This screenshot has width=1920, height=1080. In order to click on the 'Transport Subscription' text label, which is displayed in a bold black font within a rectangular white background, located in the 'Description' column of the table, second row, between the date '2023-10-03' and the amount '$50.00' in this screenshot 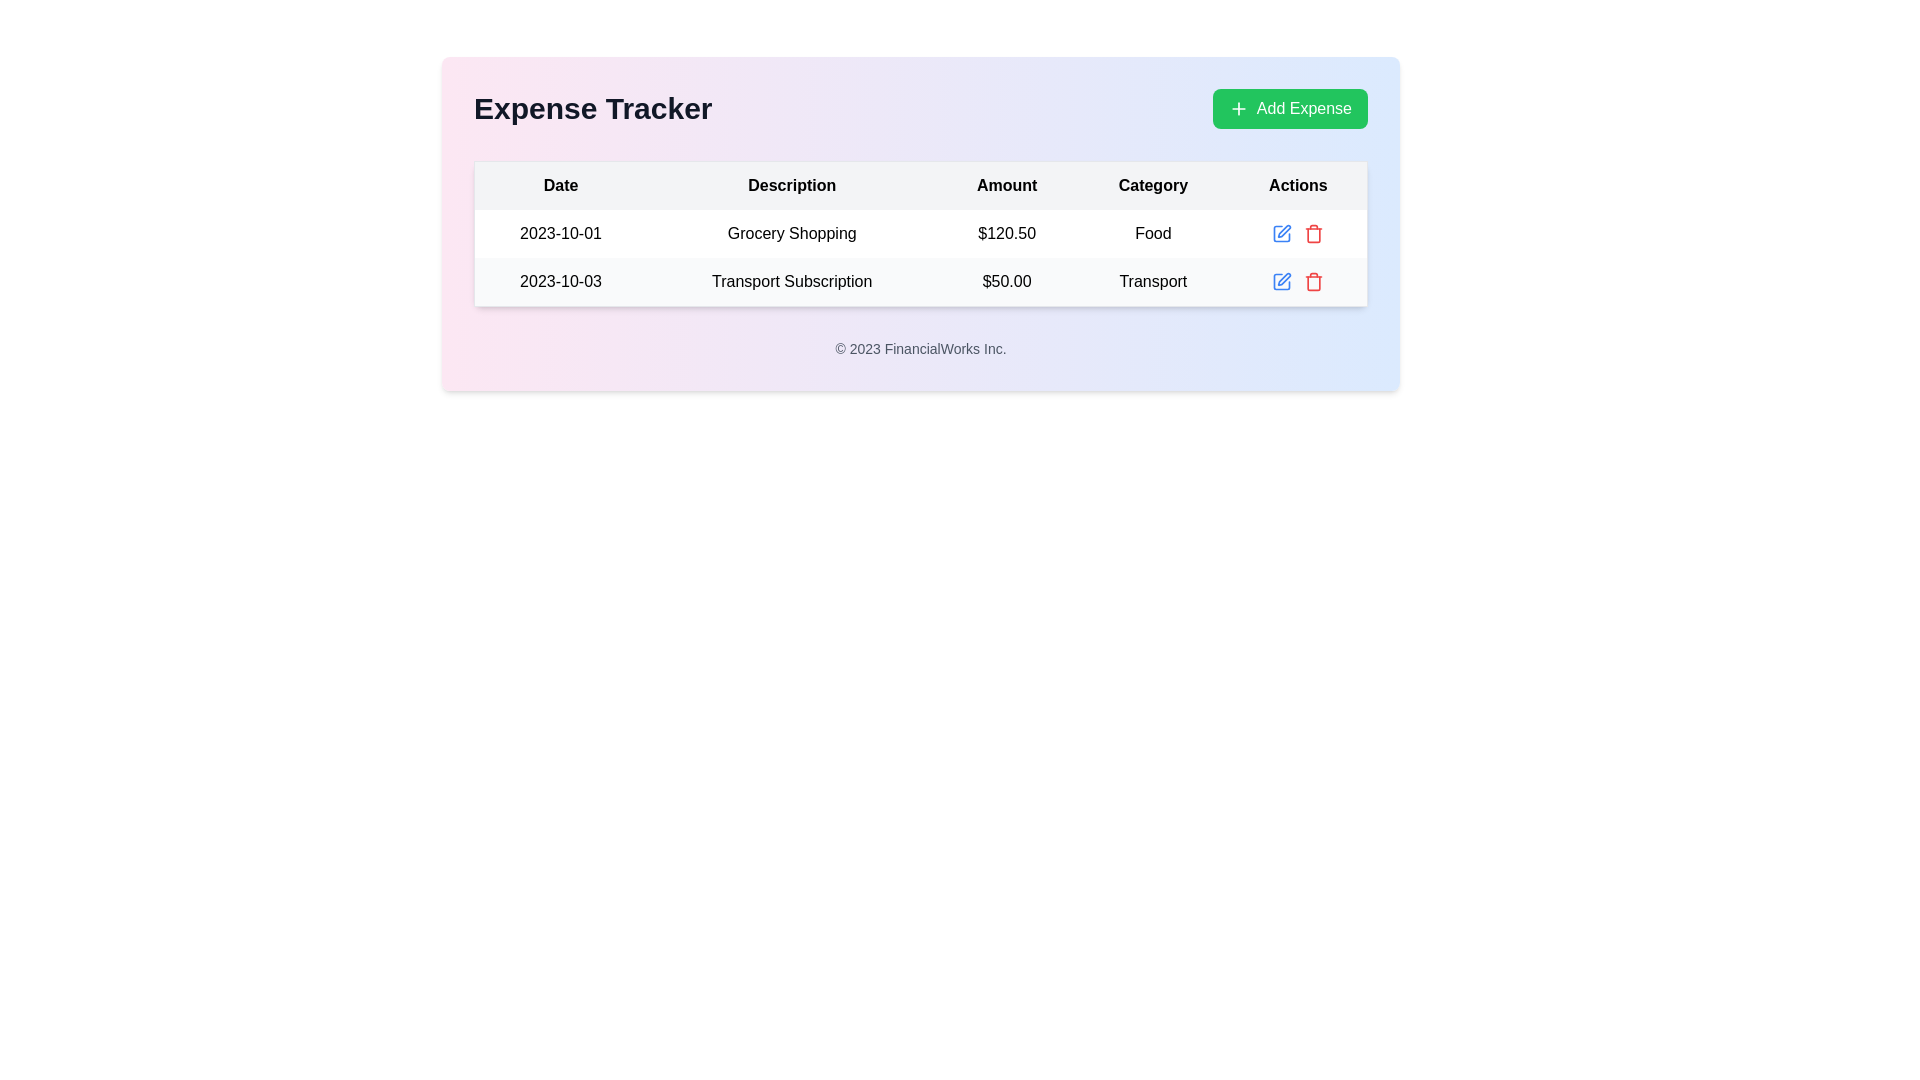, I will do `click(791, 282)`.